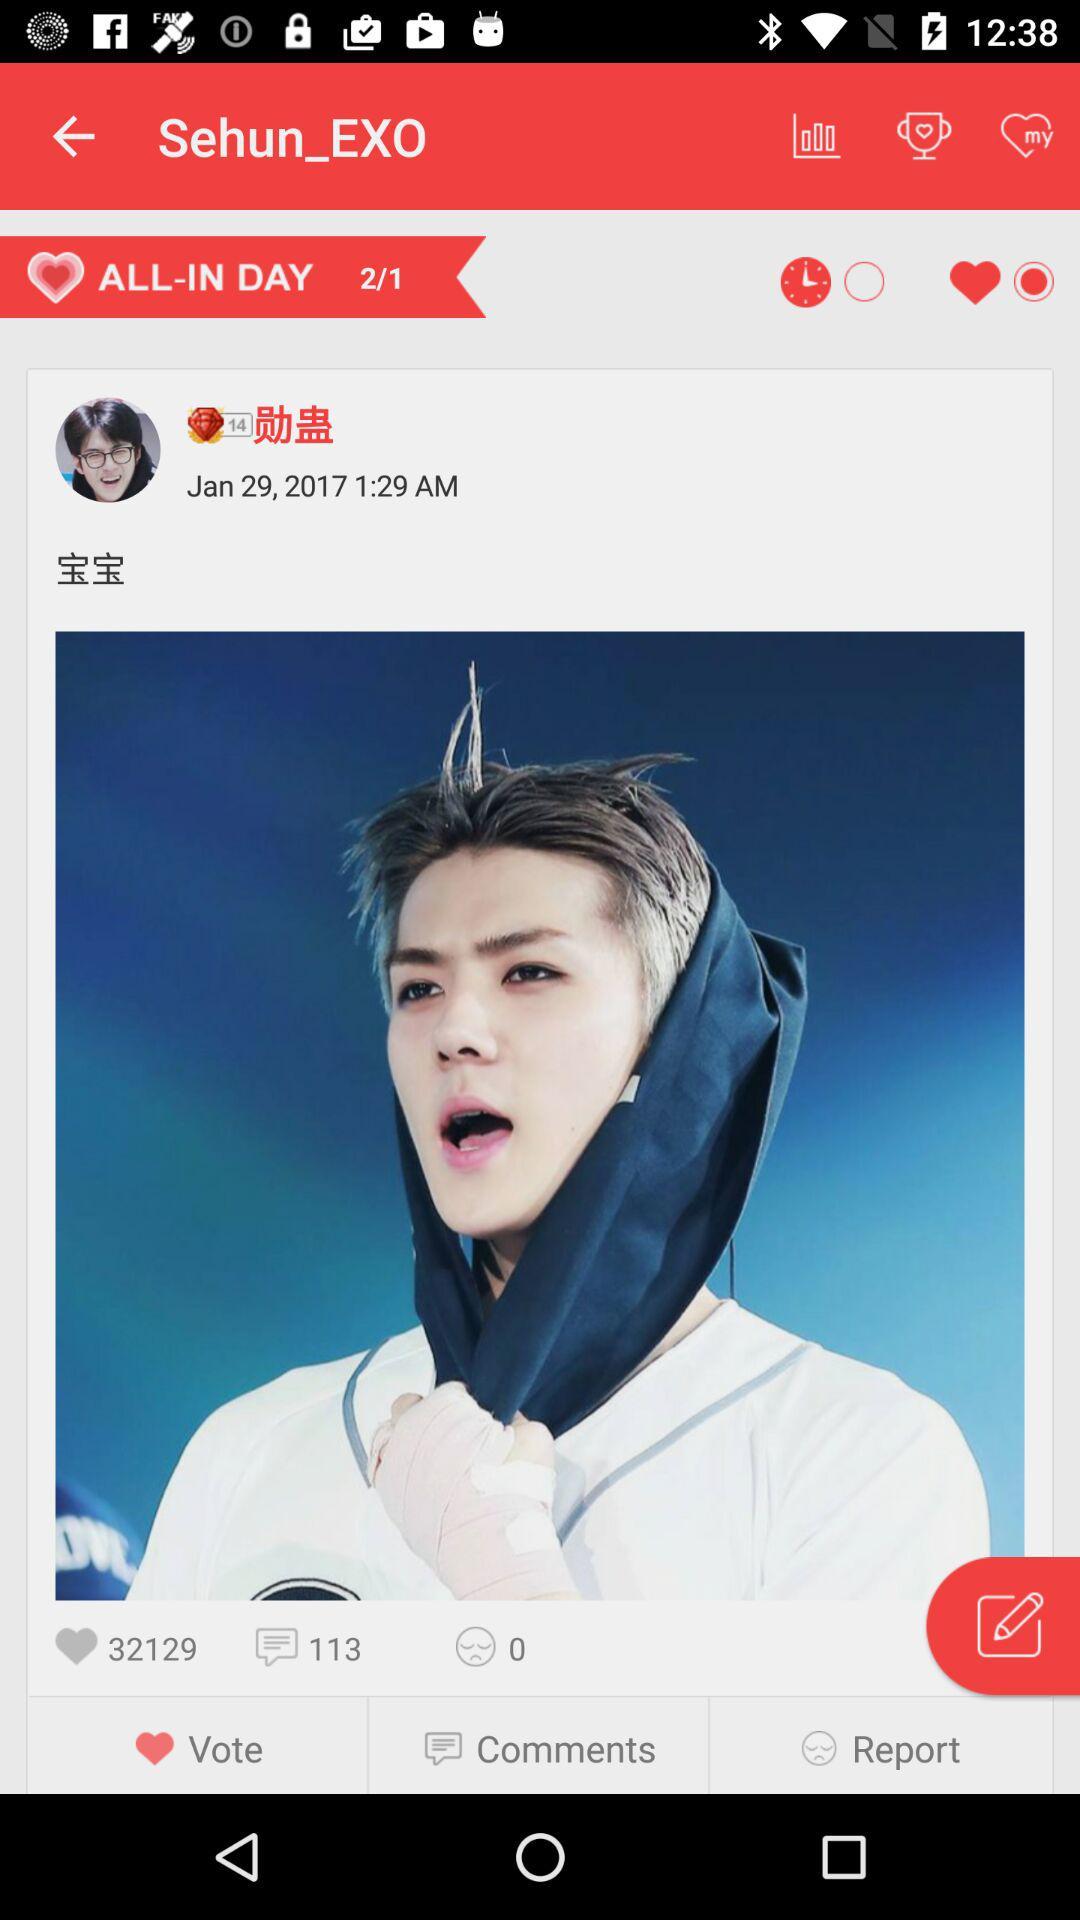 This screenshot has height=1920, width=1080. Describe the element at coordinates (450, 1747) in the screenshot. I see `the icon to the right of the vote item` at that location.